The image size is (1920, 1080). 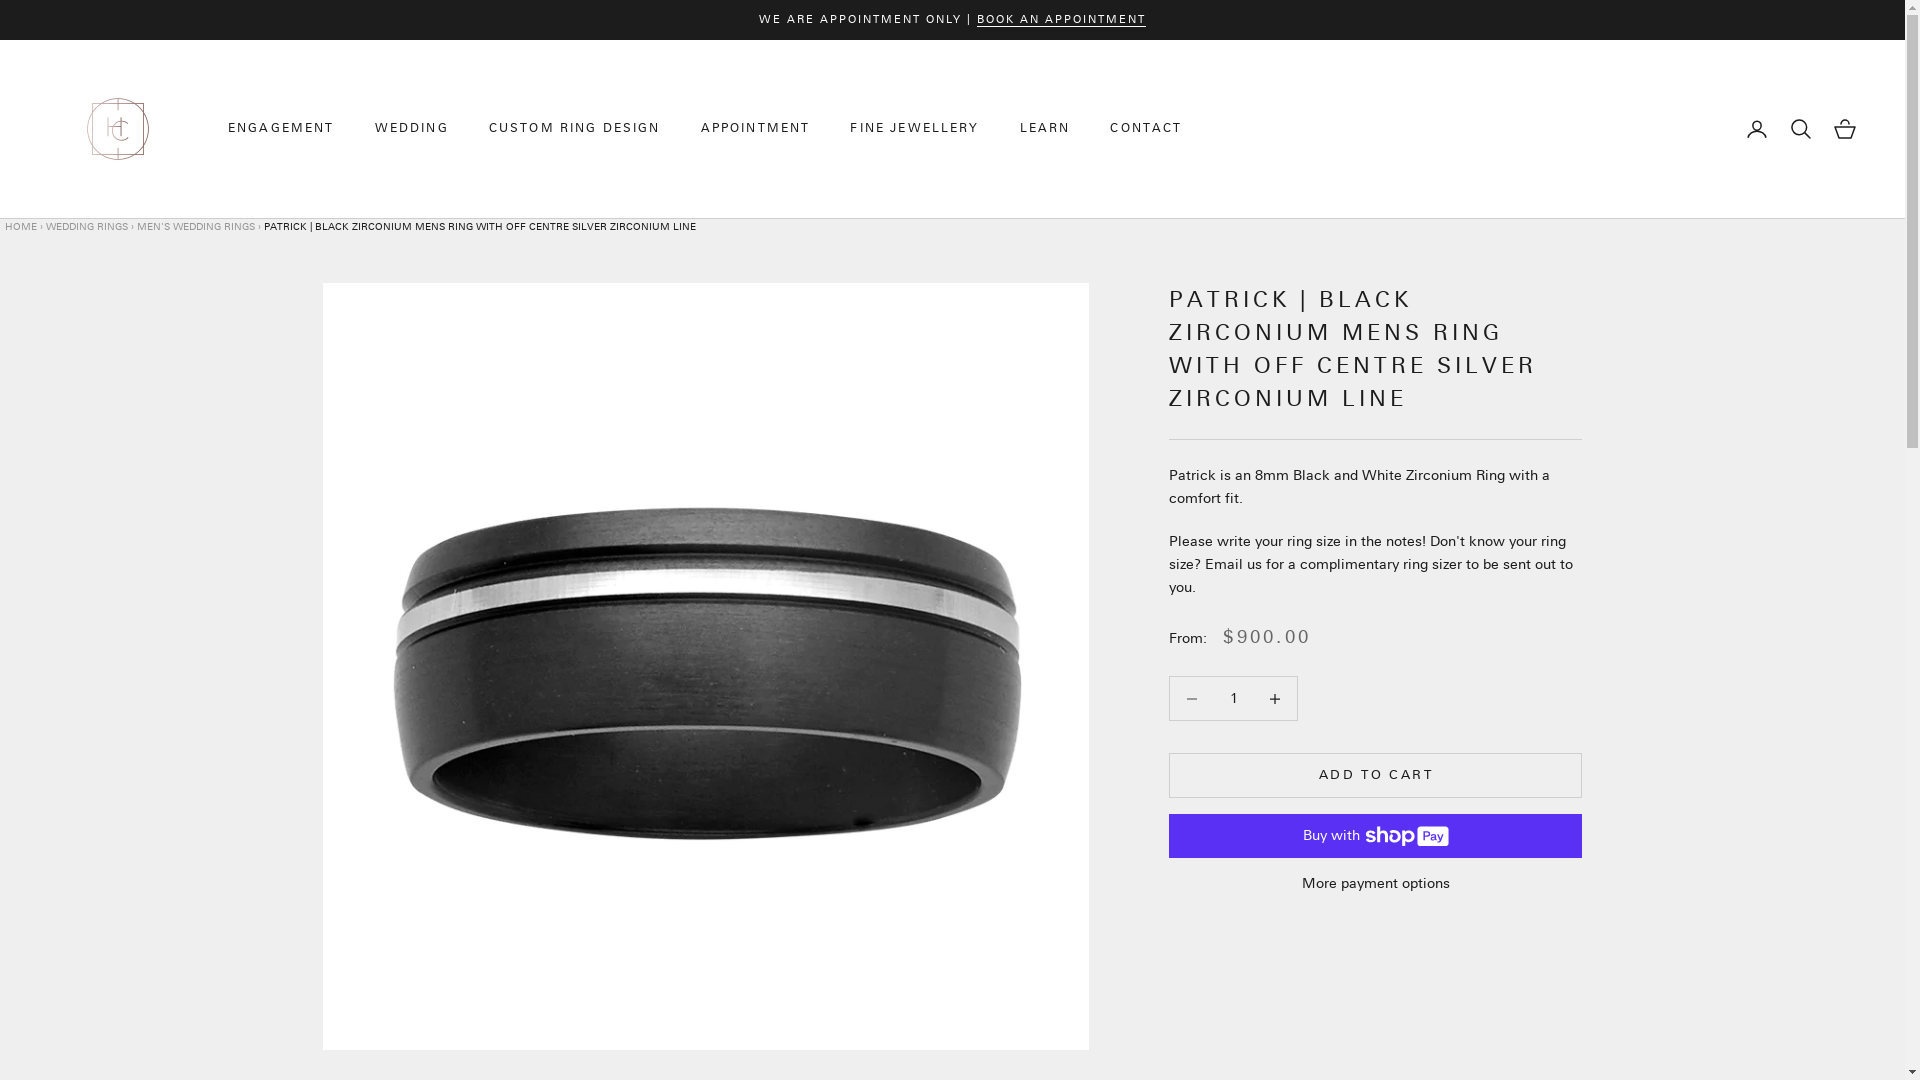 I want to click on 'APPOINTMENT', so click(x=755, y=128).